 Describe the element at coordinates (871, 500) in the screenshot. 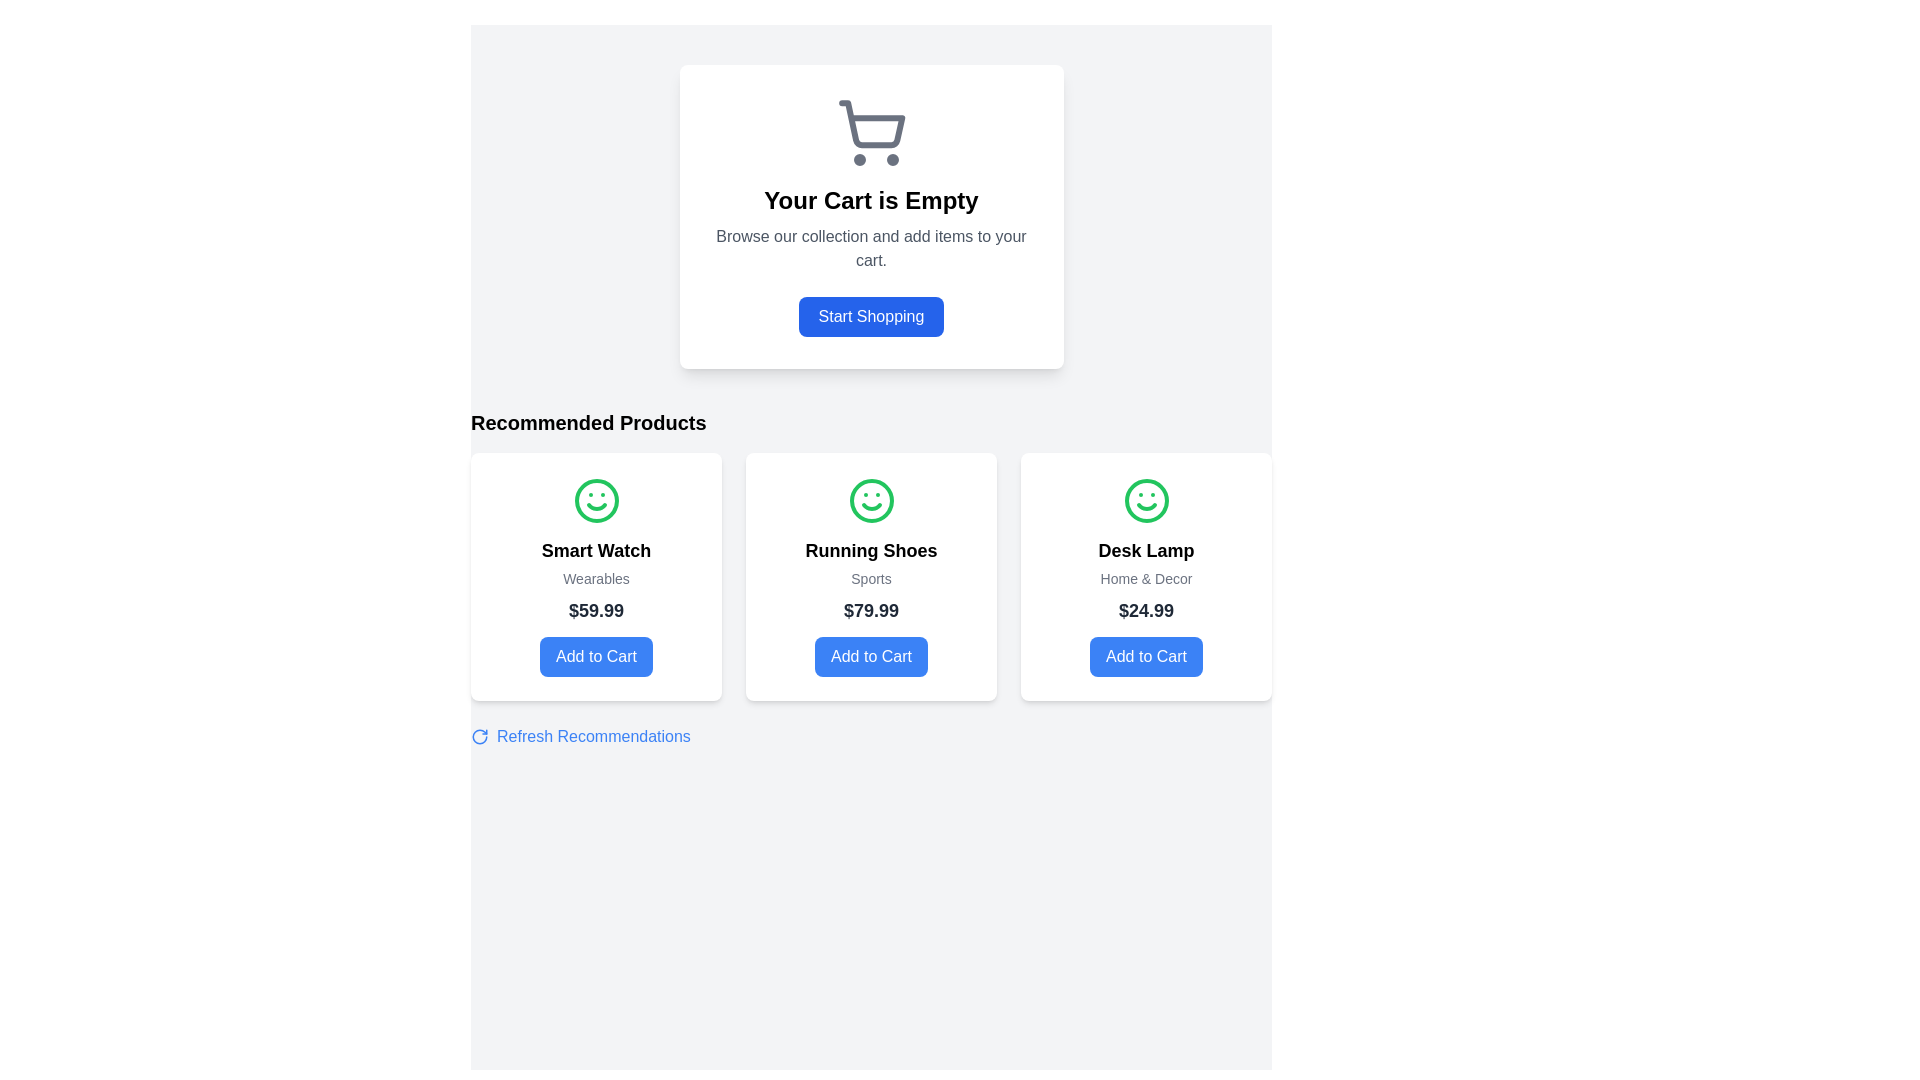

I see `the decorative icon representing satisfaction or approval positioned at the top-center of the 'Running Shoes' card` at that location.